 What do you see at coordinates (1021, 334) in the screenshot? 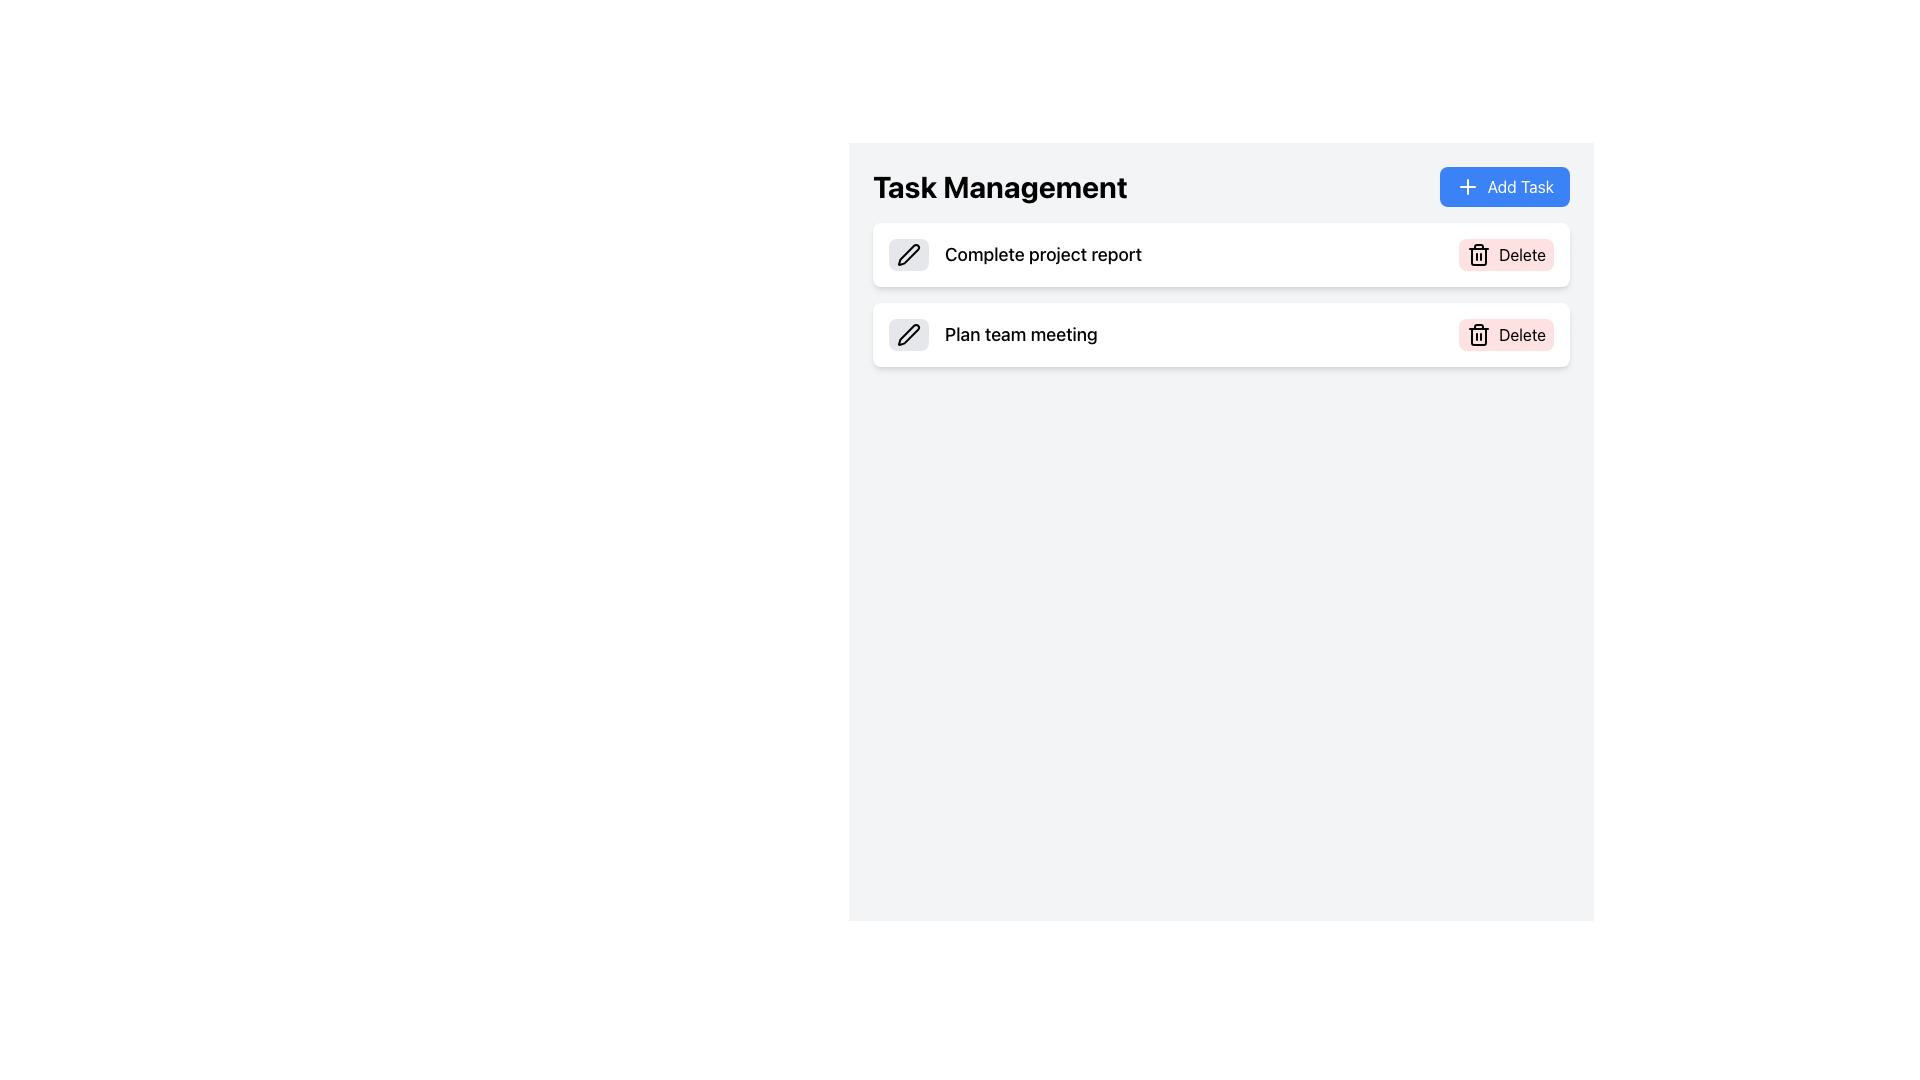
I see `the static text label reading 'Plan team meeting', which is located in the second row of the task list under the 'Task Management' section, following the task labeled 'Complete project report'` at bounding box center [1021, 334].